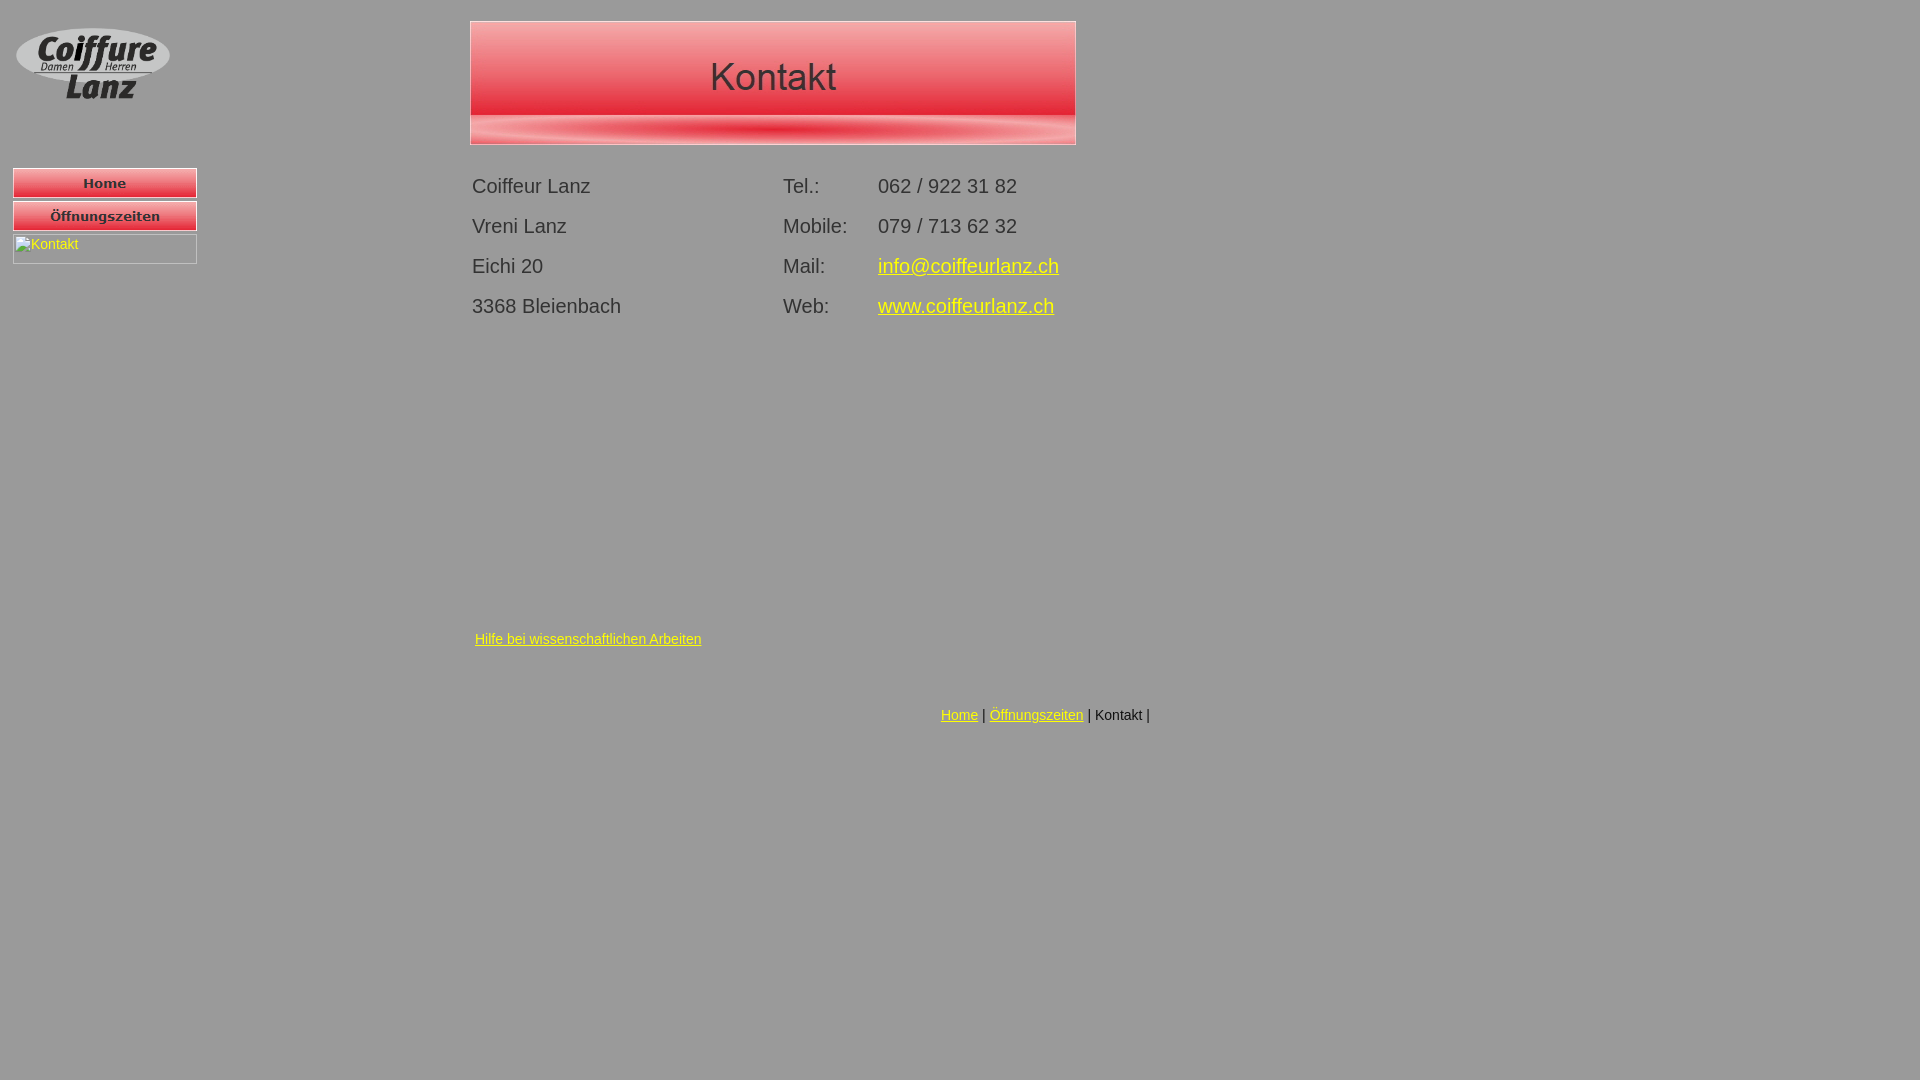 The width and height of the screenshot is (1920, 1080). Describe the element at coordinates (587, 639) in the screenshot. I see `'Hilfe bei wissenschaftlichen Arbeiten'` at that location.